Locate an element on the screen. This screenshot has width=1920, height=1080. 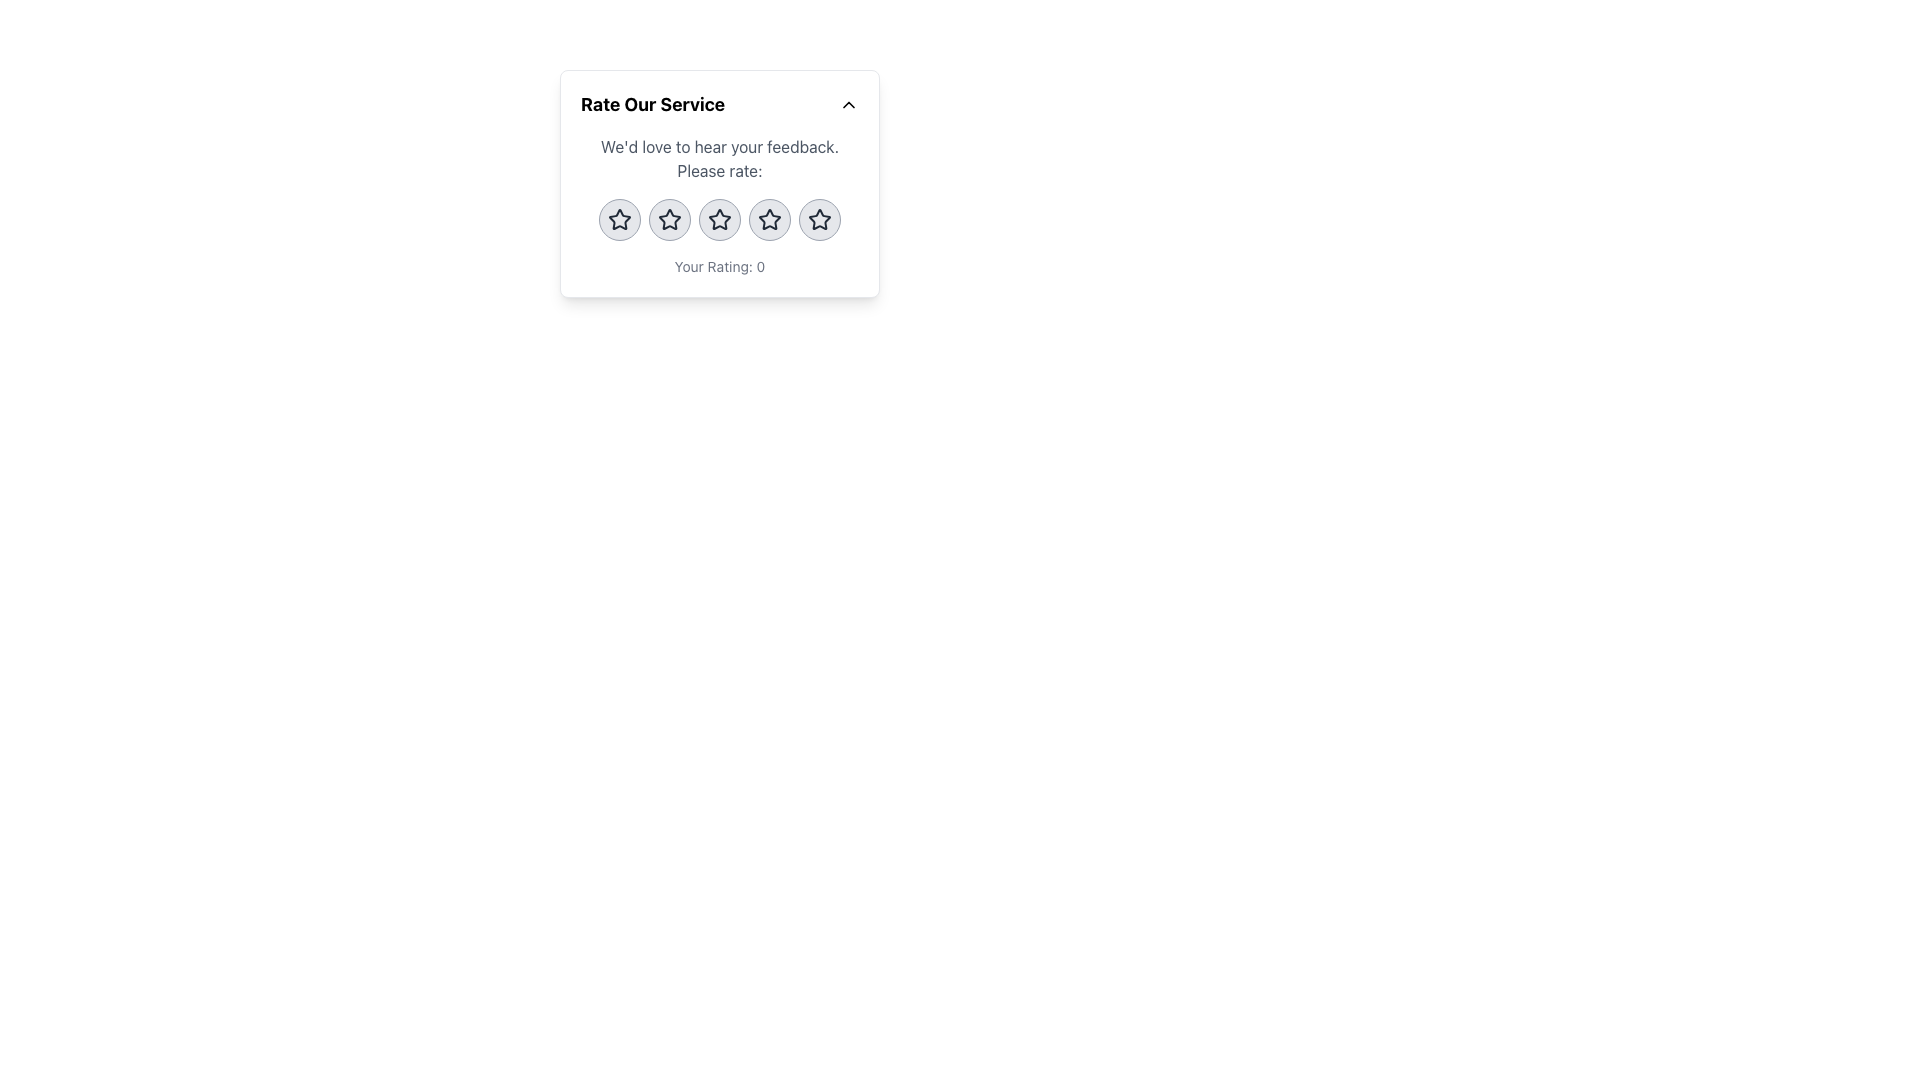
the second star rating button in a row of five is located at coordinates (670, 219).